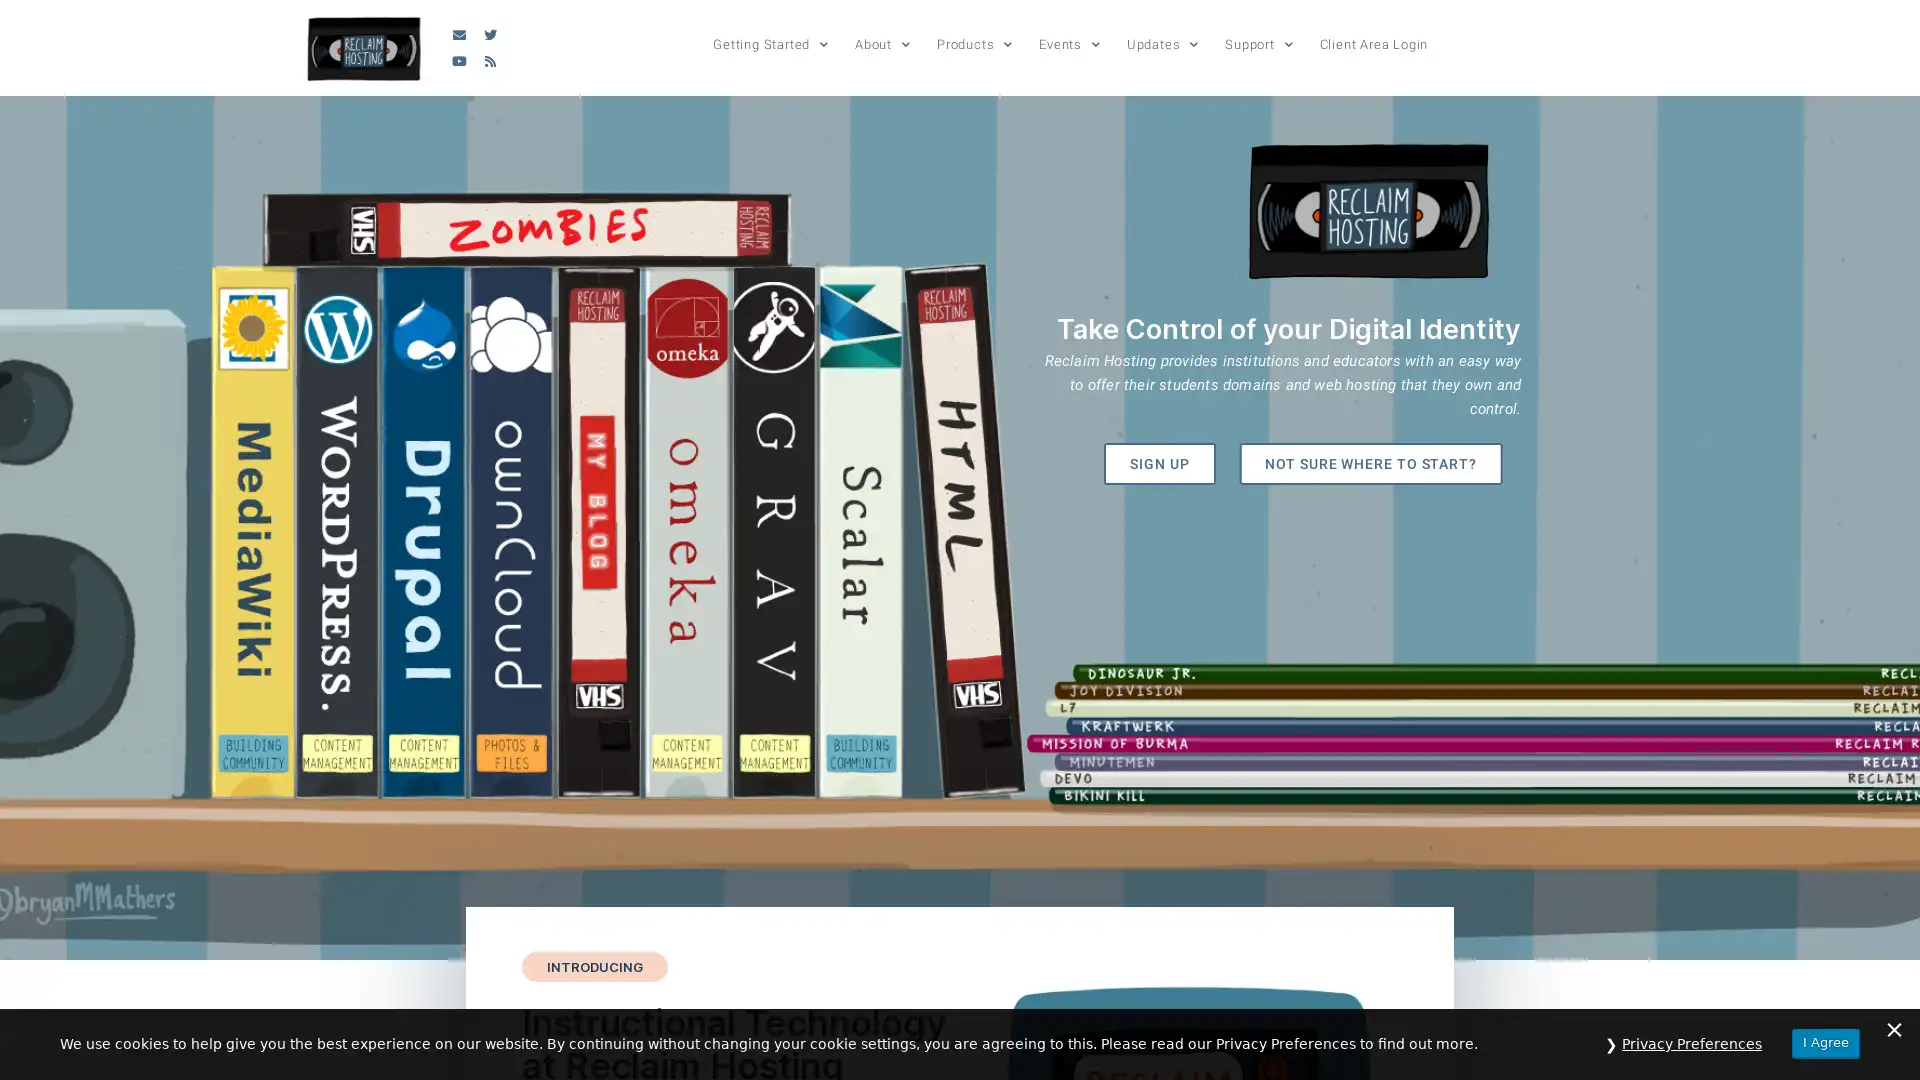 This screenshot has width=1920, height=1080. What do you see at coordinates (1368, 463) in the screenshot?
I see `NOT SURE WHERE TO START?` at bounding box center [1368, 463].